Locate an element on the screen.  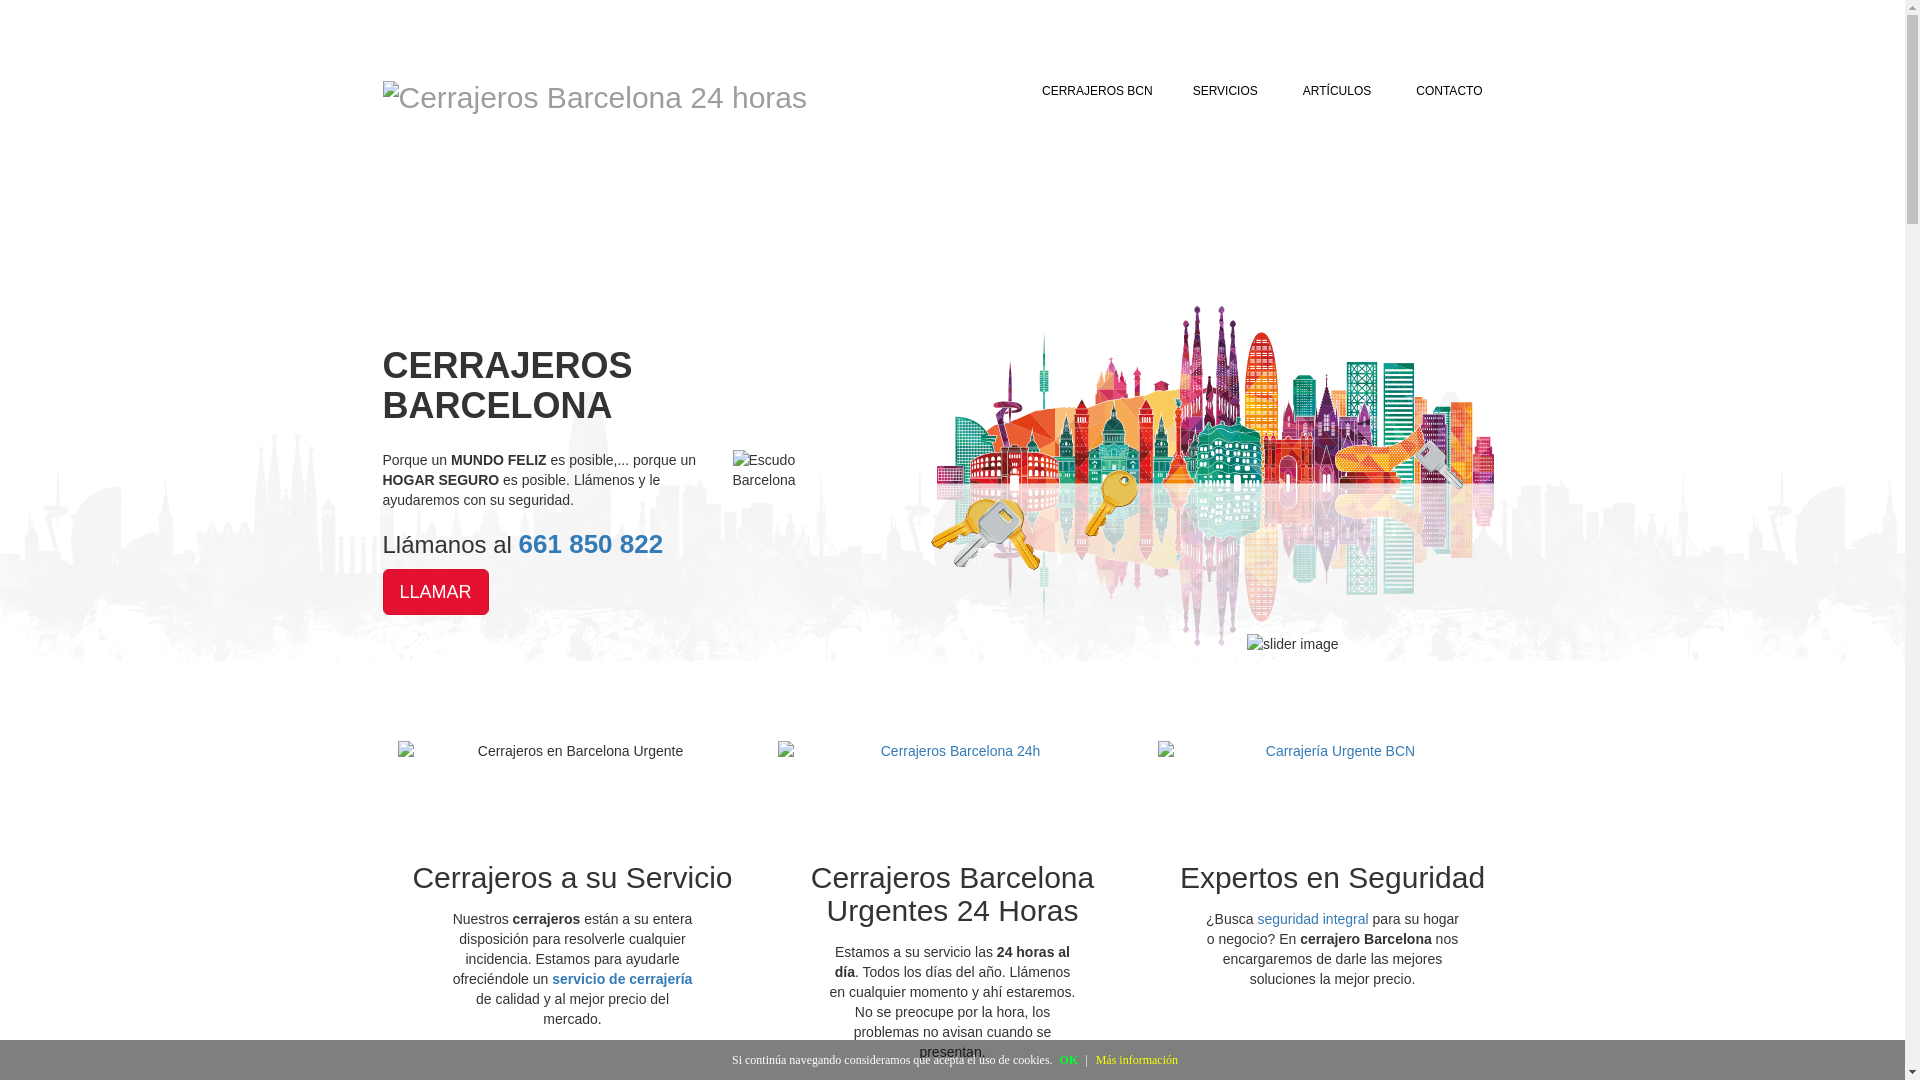
'seguridad integral' is located at coordinates (1312, 918).